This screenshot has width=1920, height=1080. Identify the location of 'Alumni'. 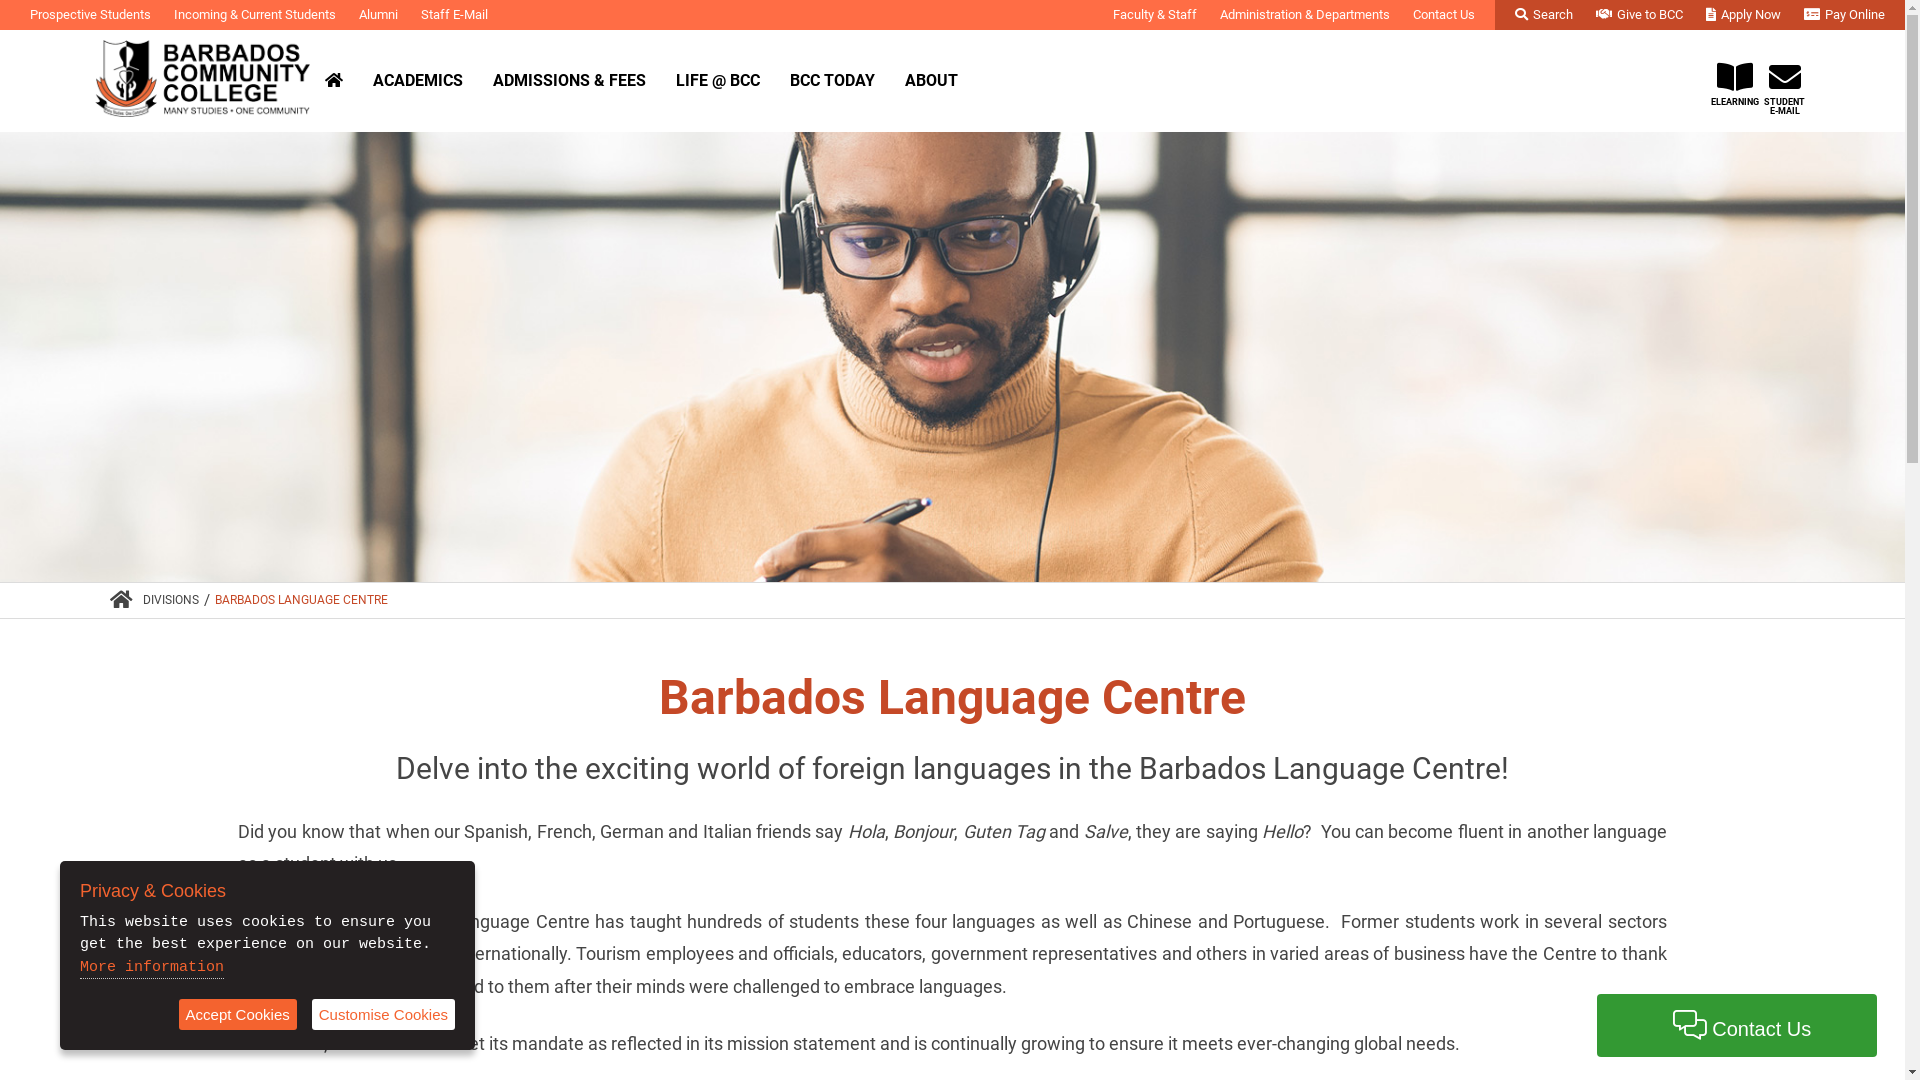
(378, 14).